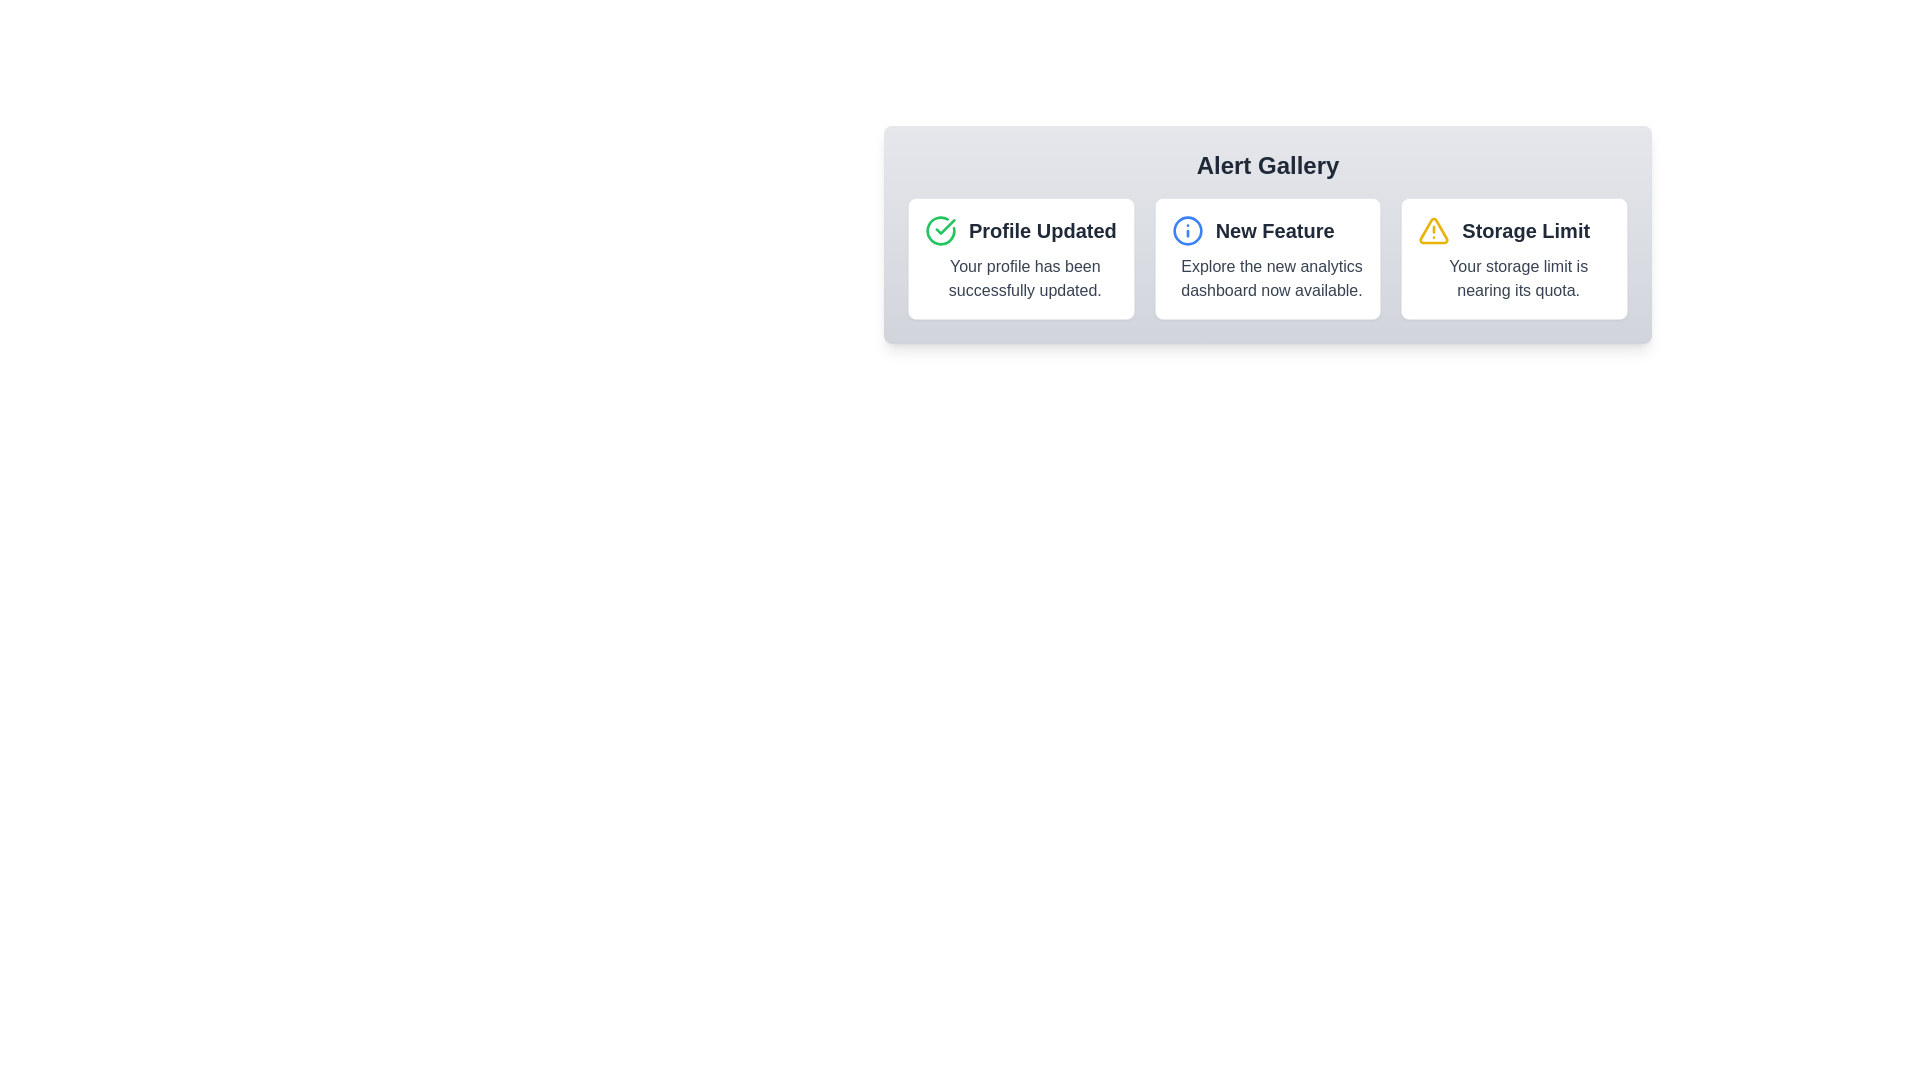 The image size is (1920, 1080). I want to click on the 'New Feature' text label or the accompanying informational icon with a blue circular outline and 'i' symbol located in the second card of the Alert Gallery section, so click(1266, 230).